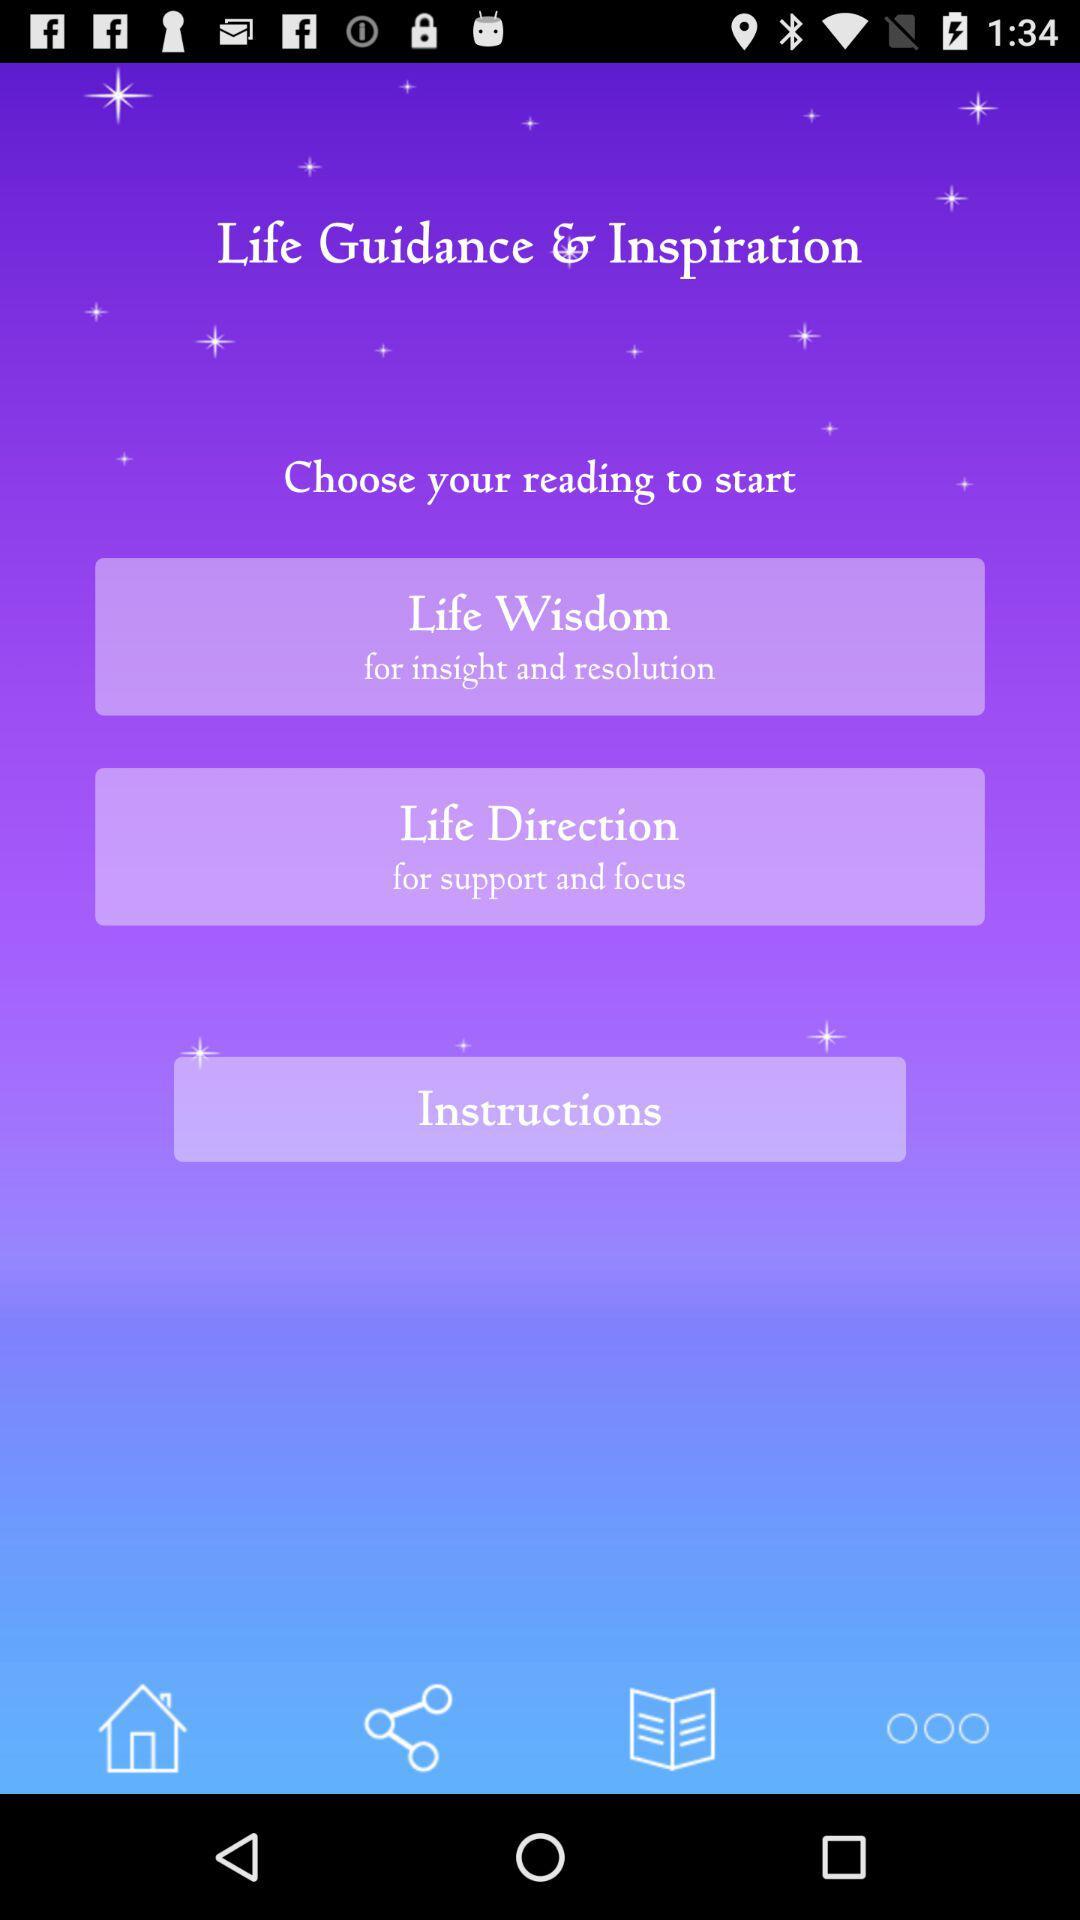 Image resolution: width=1080 pixels, height=1920 pixels. What do you see at coordinates (937, 1727) in the screenshot?
I see `show more options` at bounding box center [937, 1727].